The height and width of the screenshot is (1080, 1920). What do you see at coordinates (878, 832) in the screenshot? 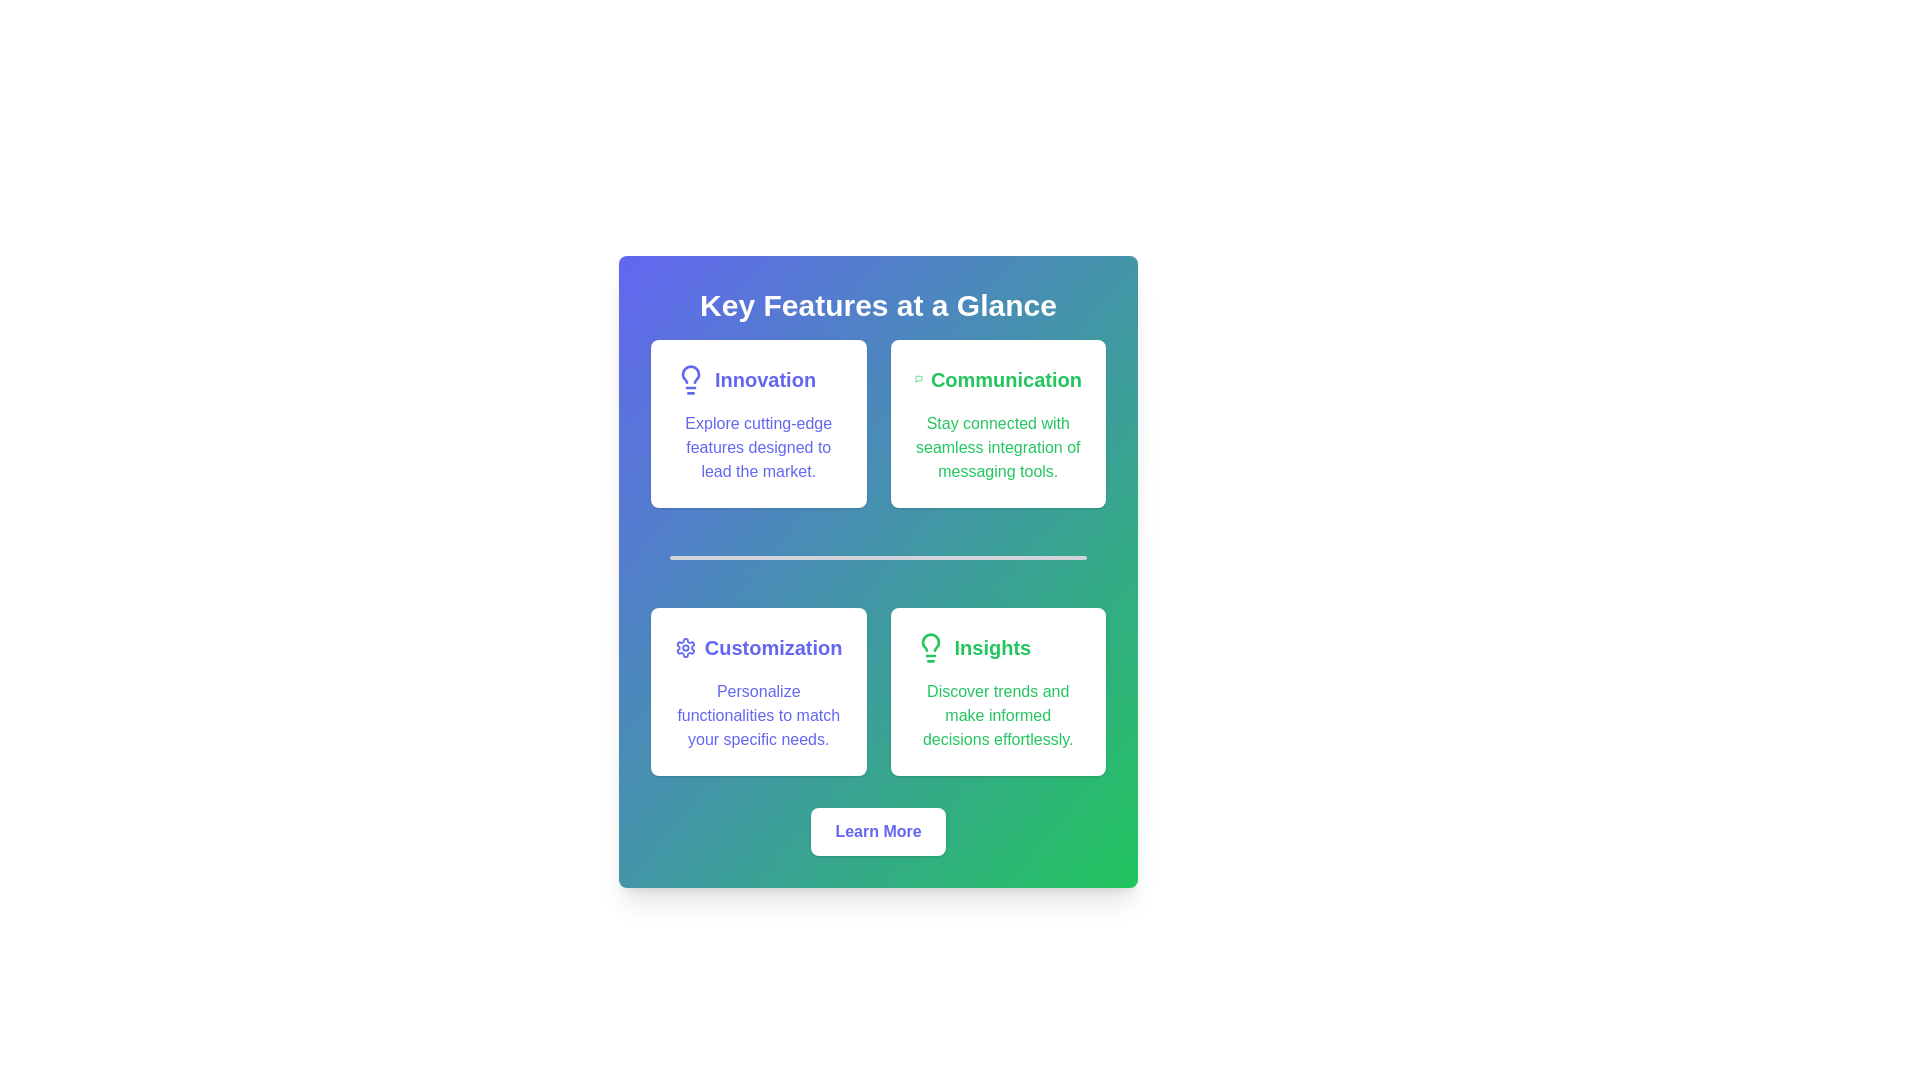
I see `the button located at the bottom center of the 'Key Features at a Glance' section` at bounding box center [878, 832].